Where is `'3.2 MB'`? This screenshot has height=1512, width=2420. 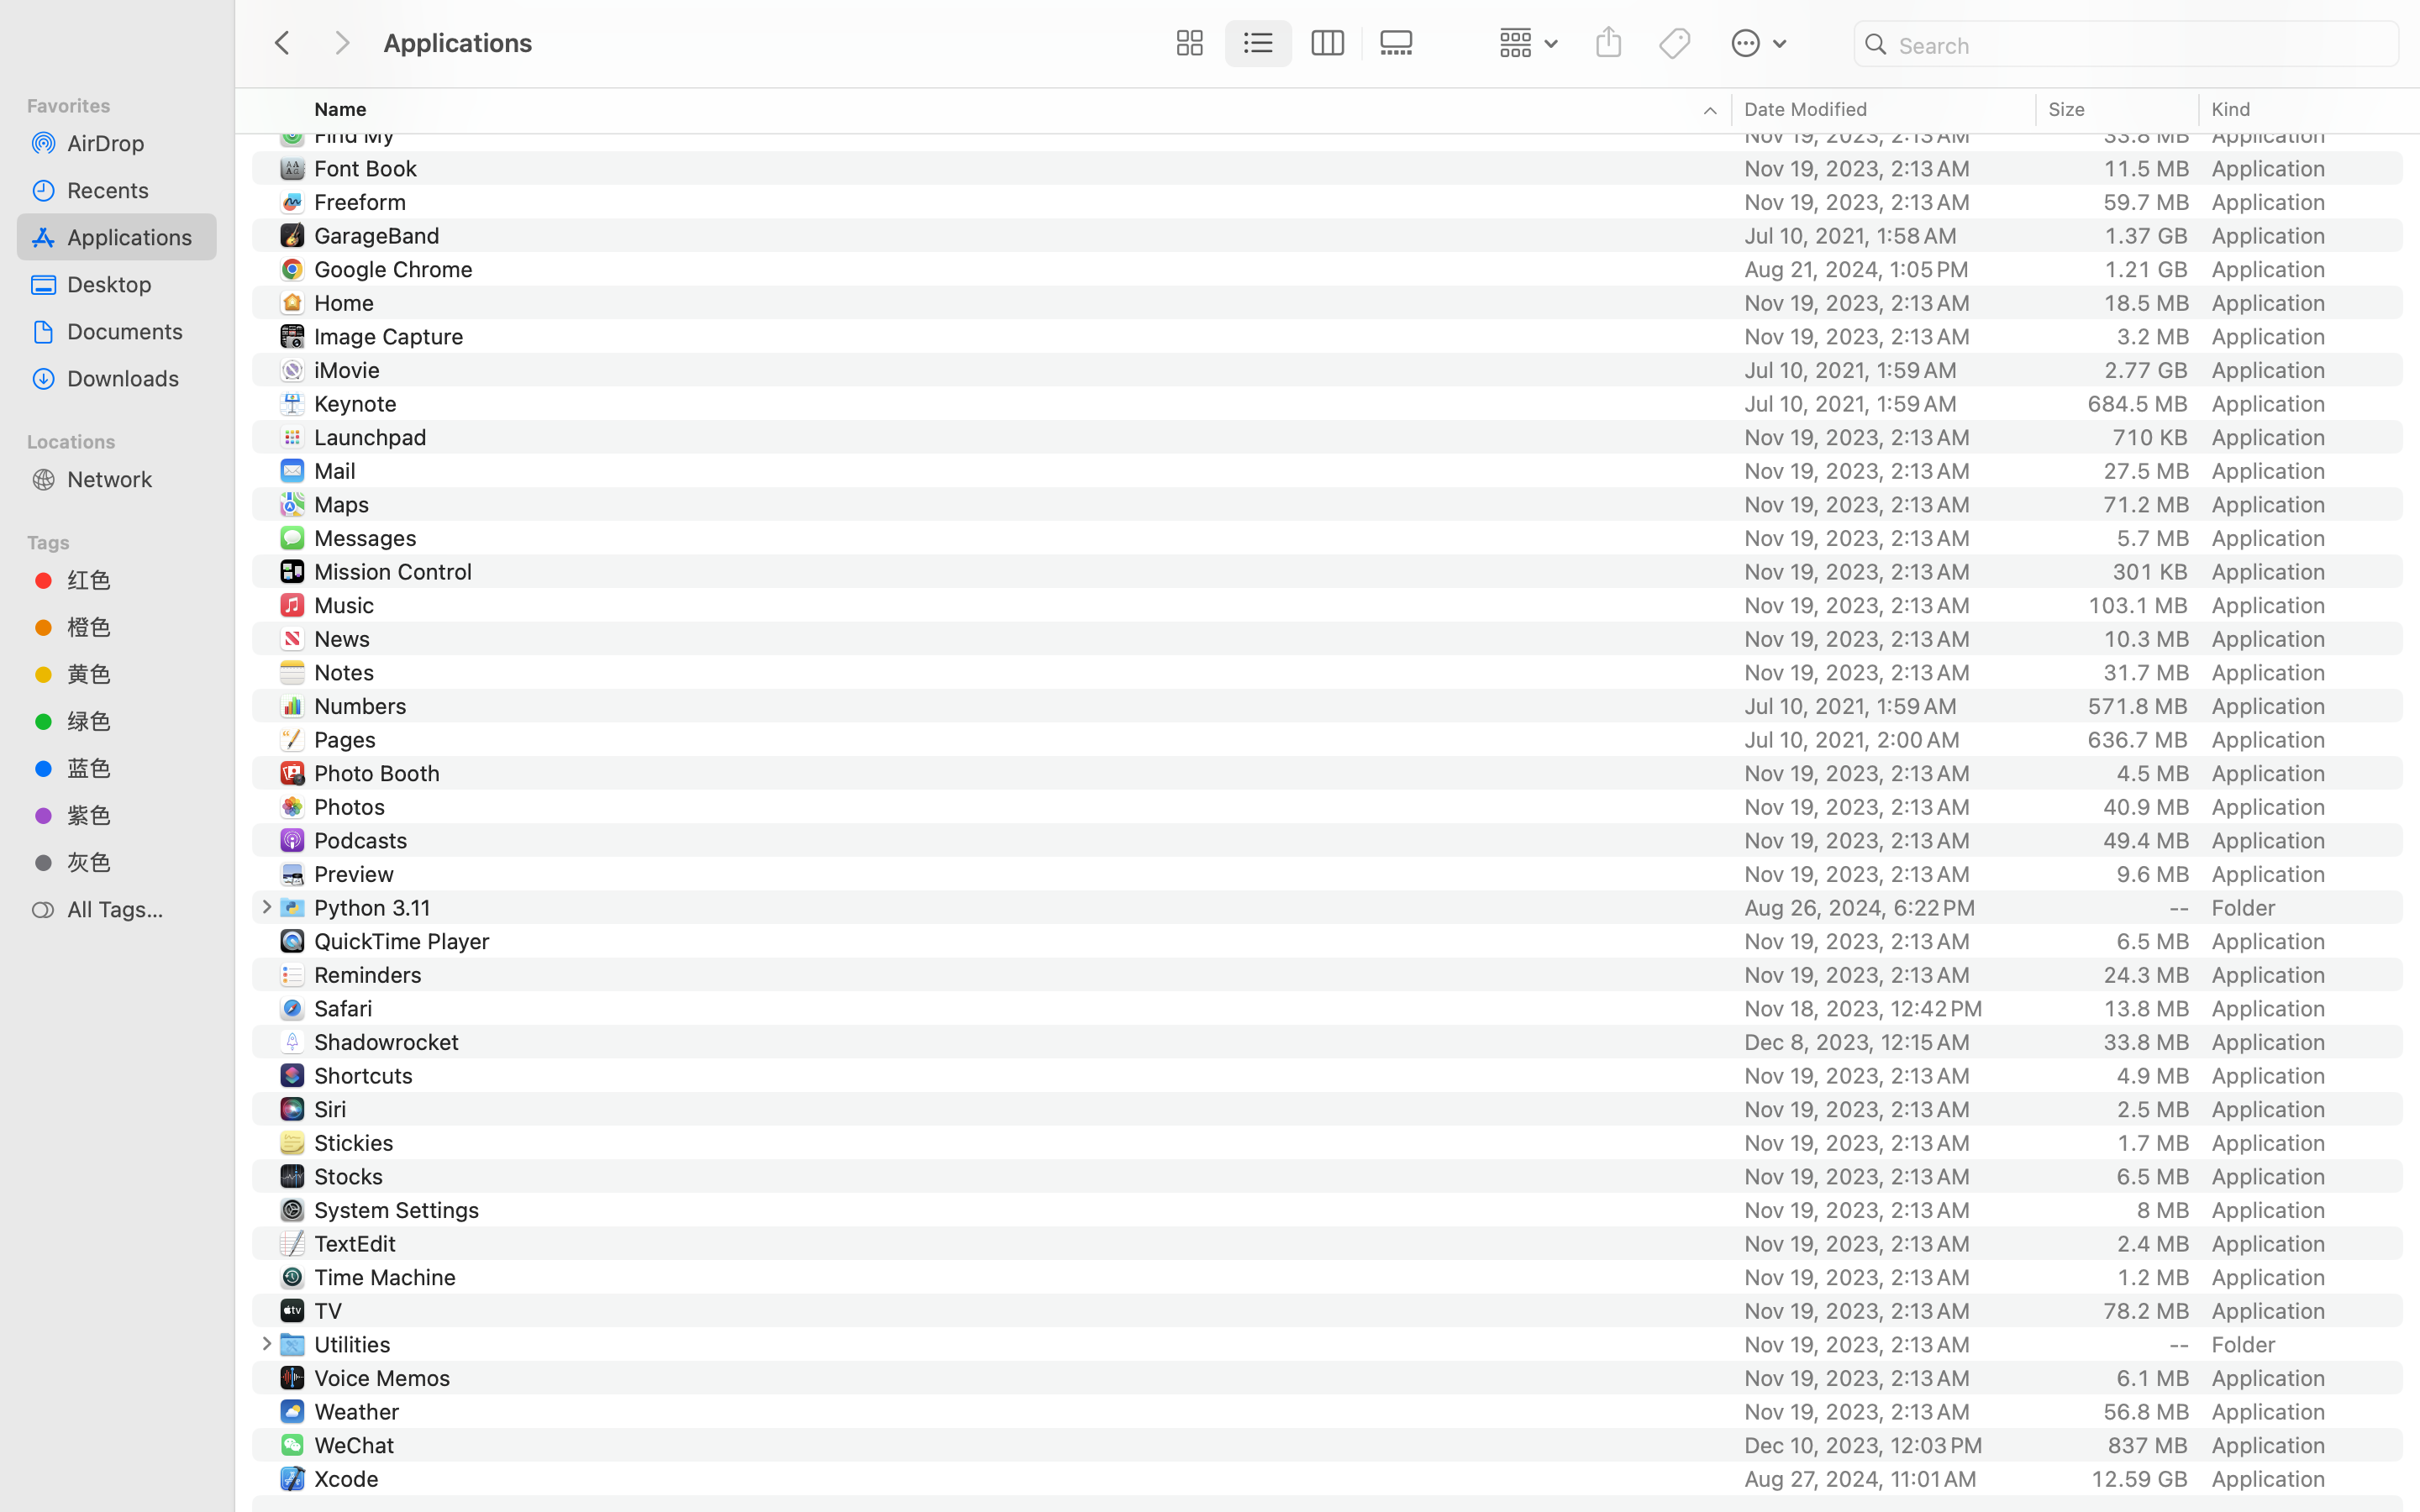
'3.2 MB' is located at coordinates (2153, 334).